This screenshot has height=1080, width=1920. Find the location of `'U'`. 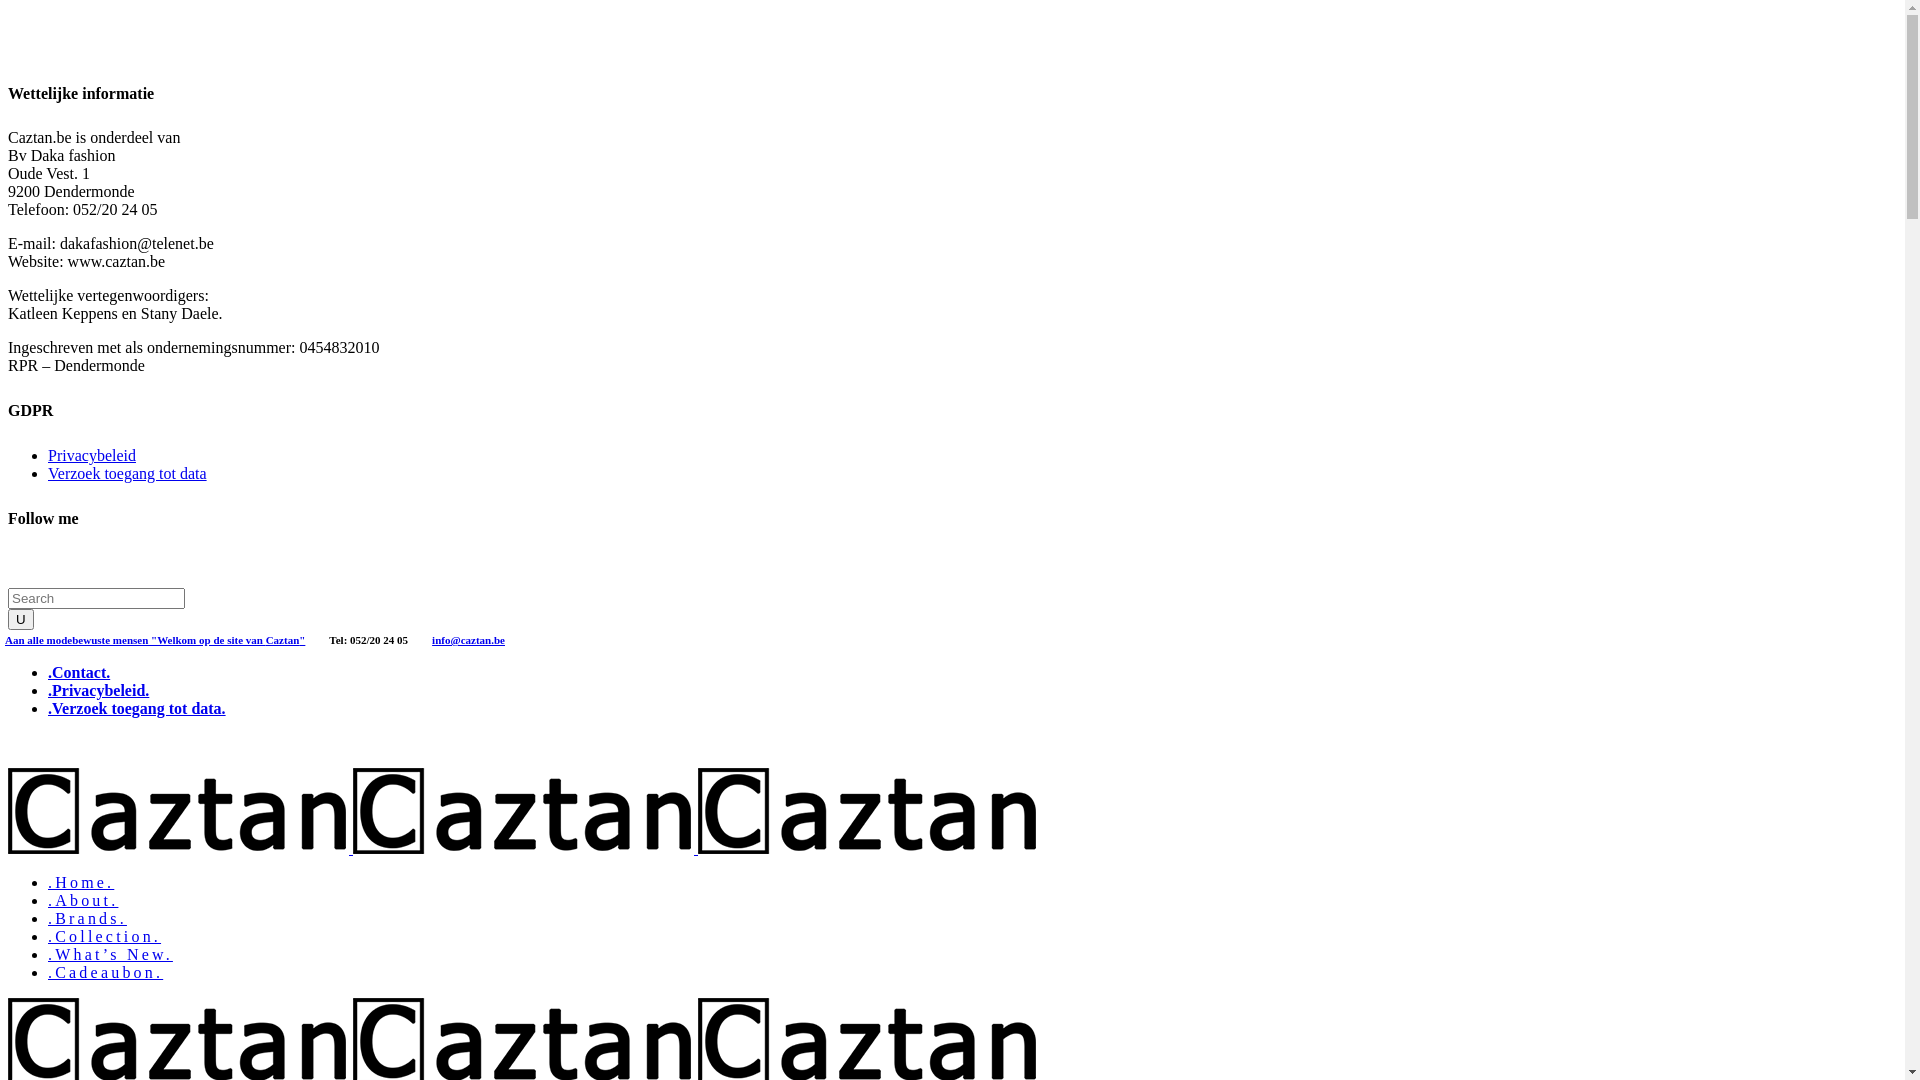

'U' is located at coordinates (20, 618).